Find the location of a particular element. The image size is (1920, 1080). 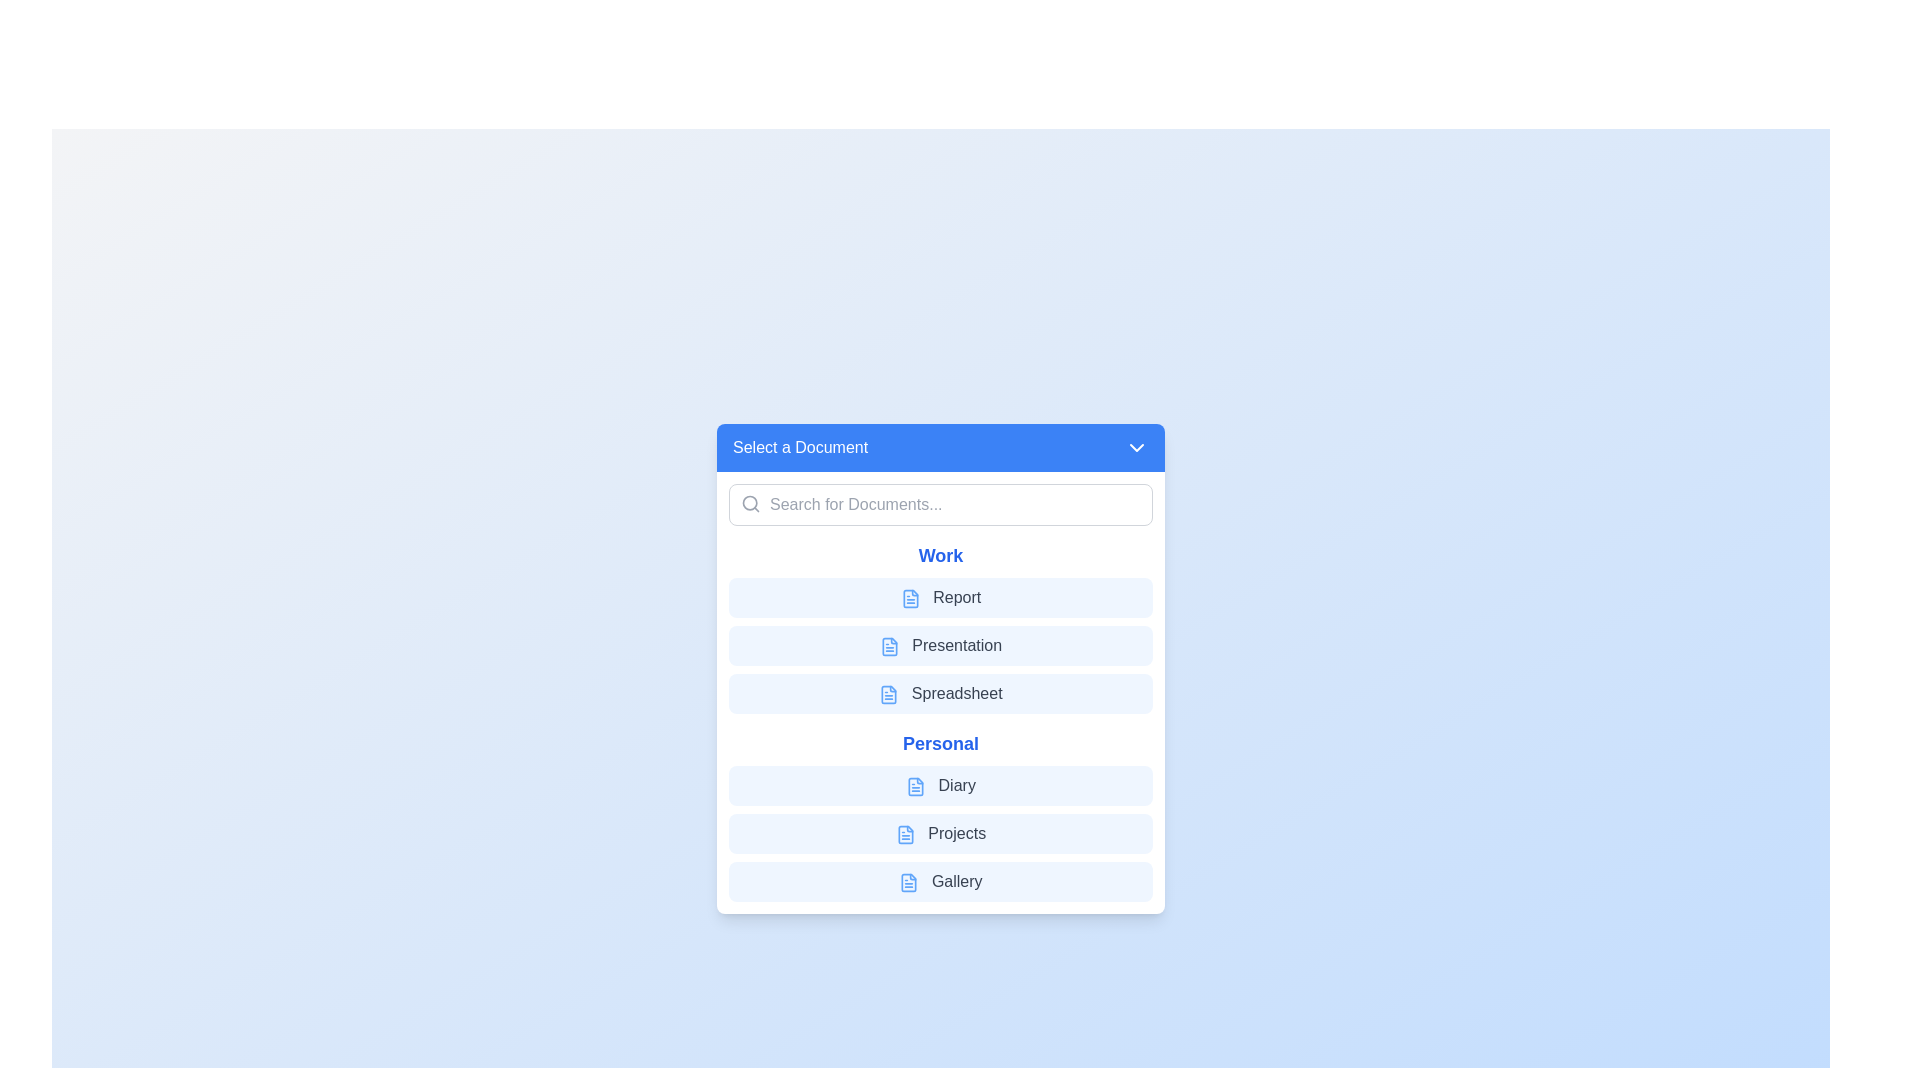

the light blue button labeled 'Spreadsheet' with a file icon, located in the 'Work' section is located at coordinates (939, 693).